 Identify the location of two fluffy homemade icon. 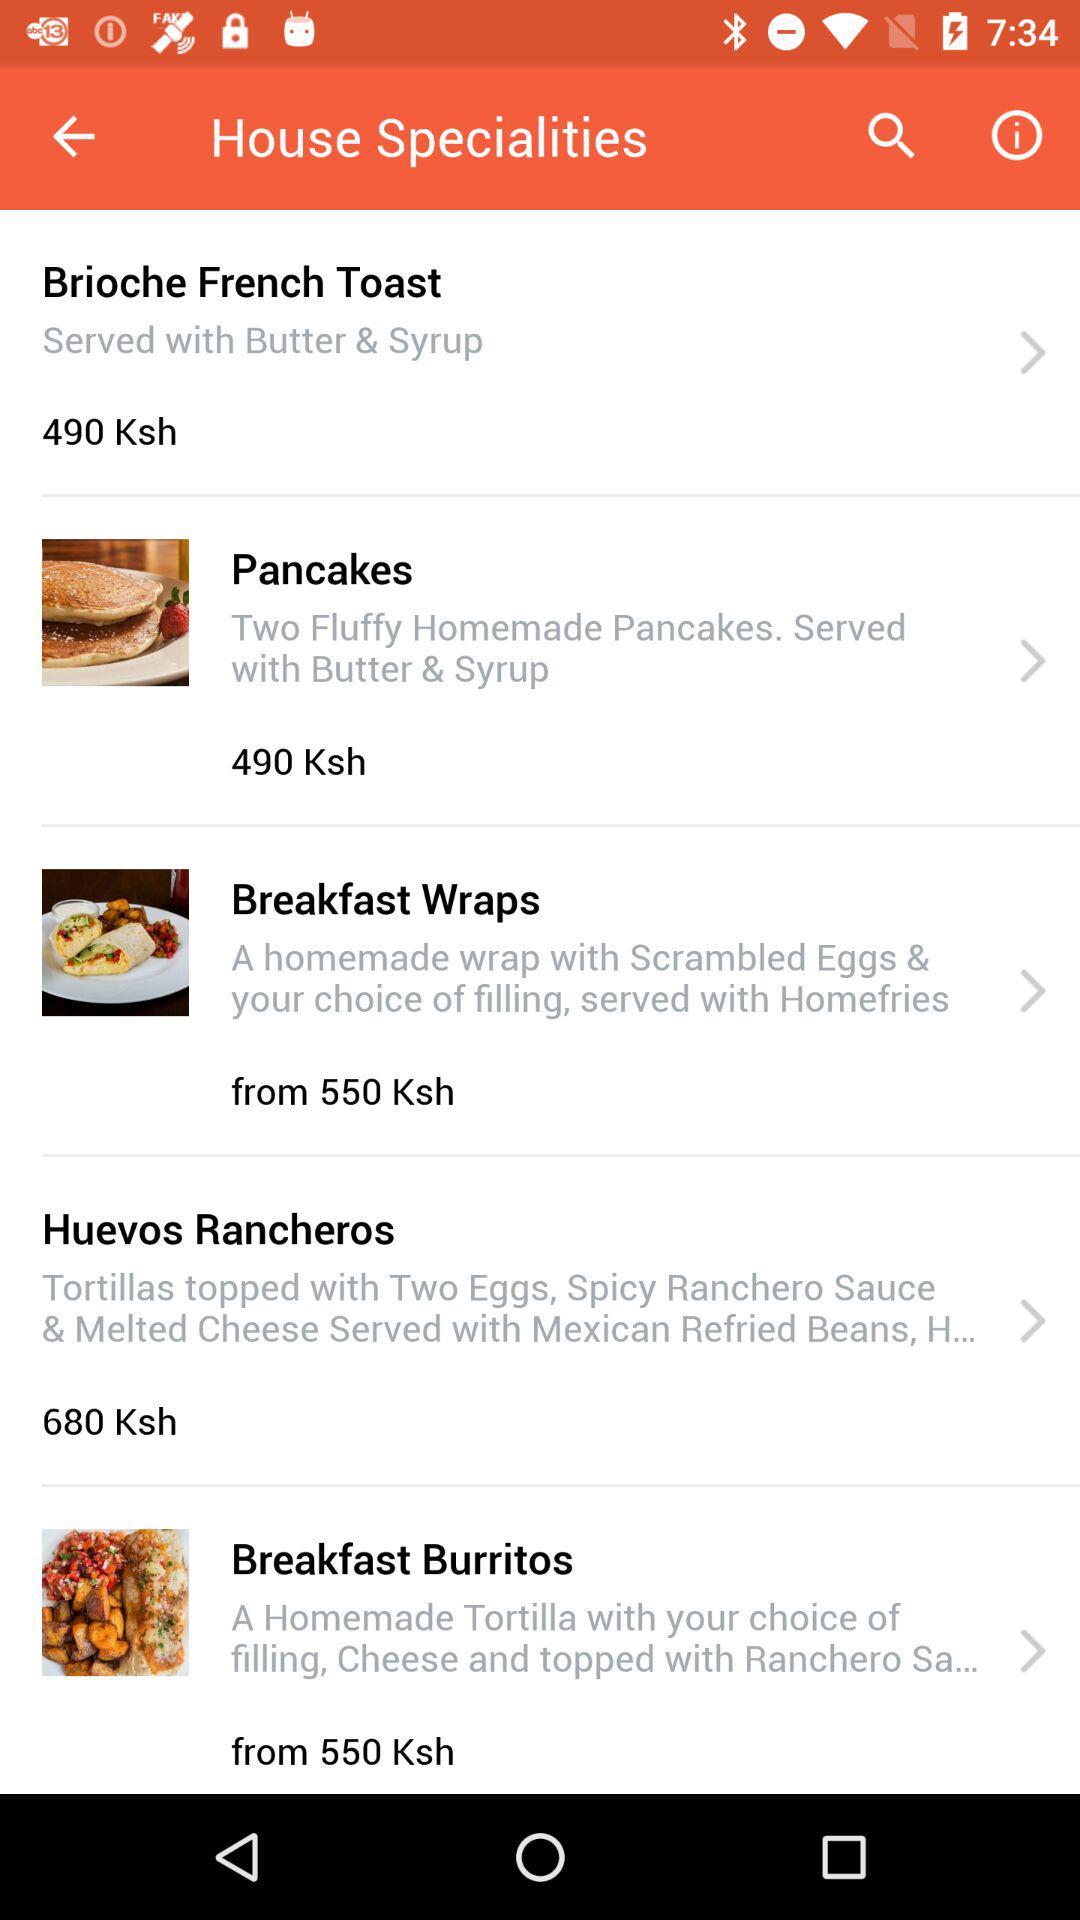
(607, 644).